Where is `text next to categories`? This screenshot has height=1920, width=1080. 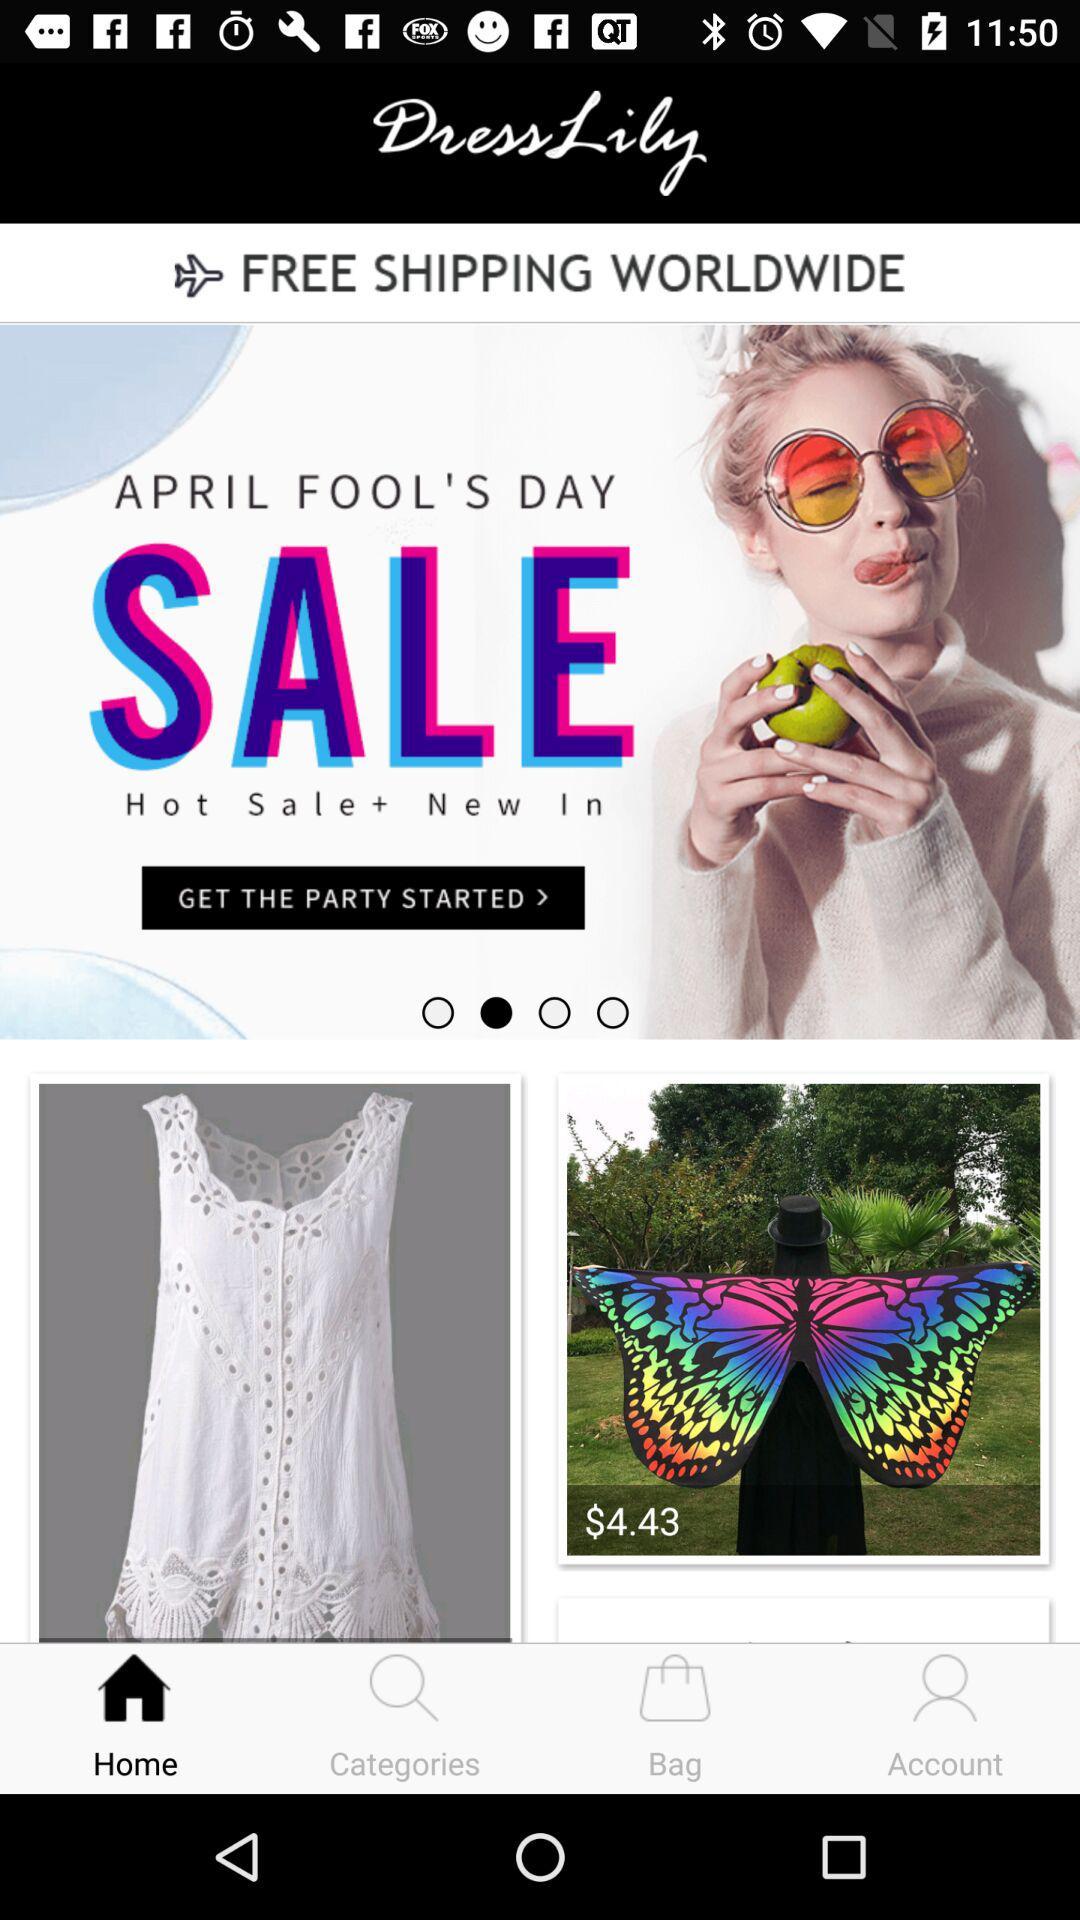 text next to categories is located at coordinates (675, 1717).